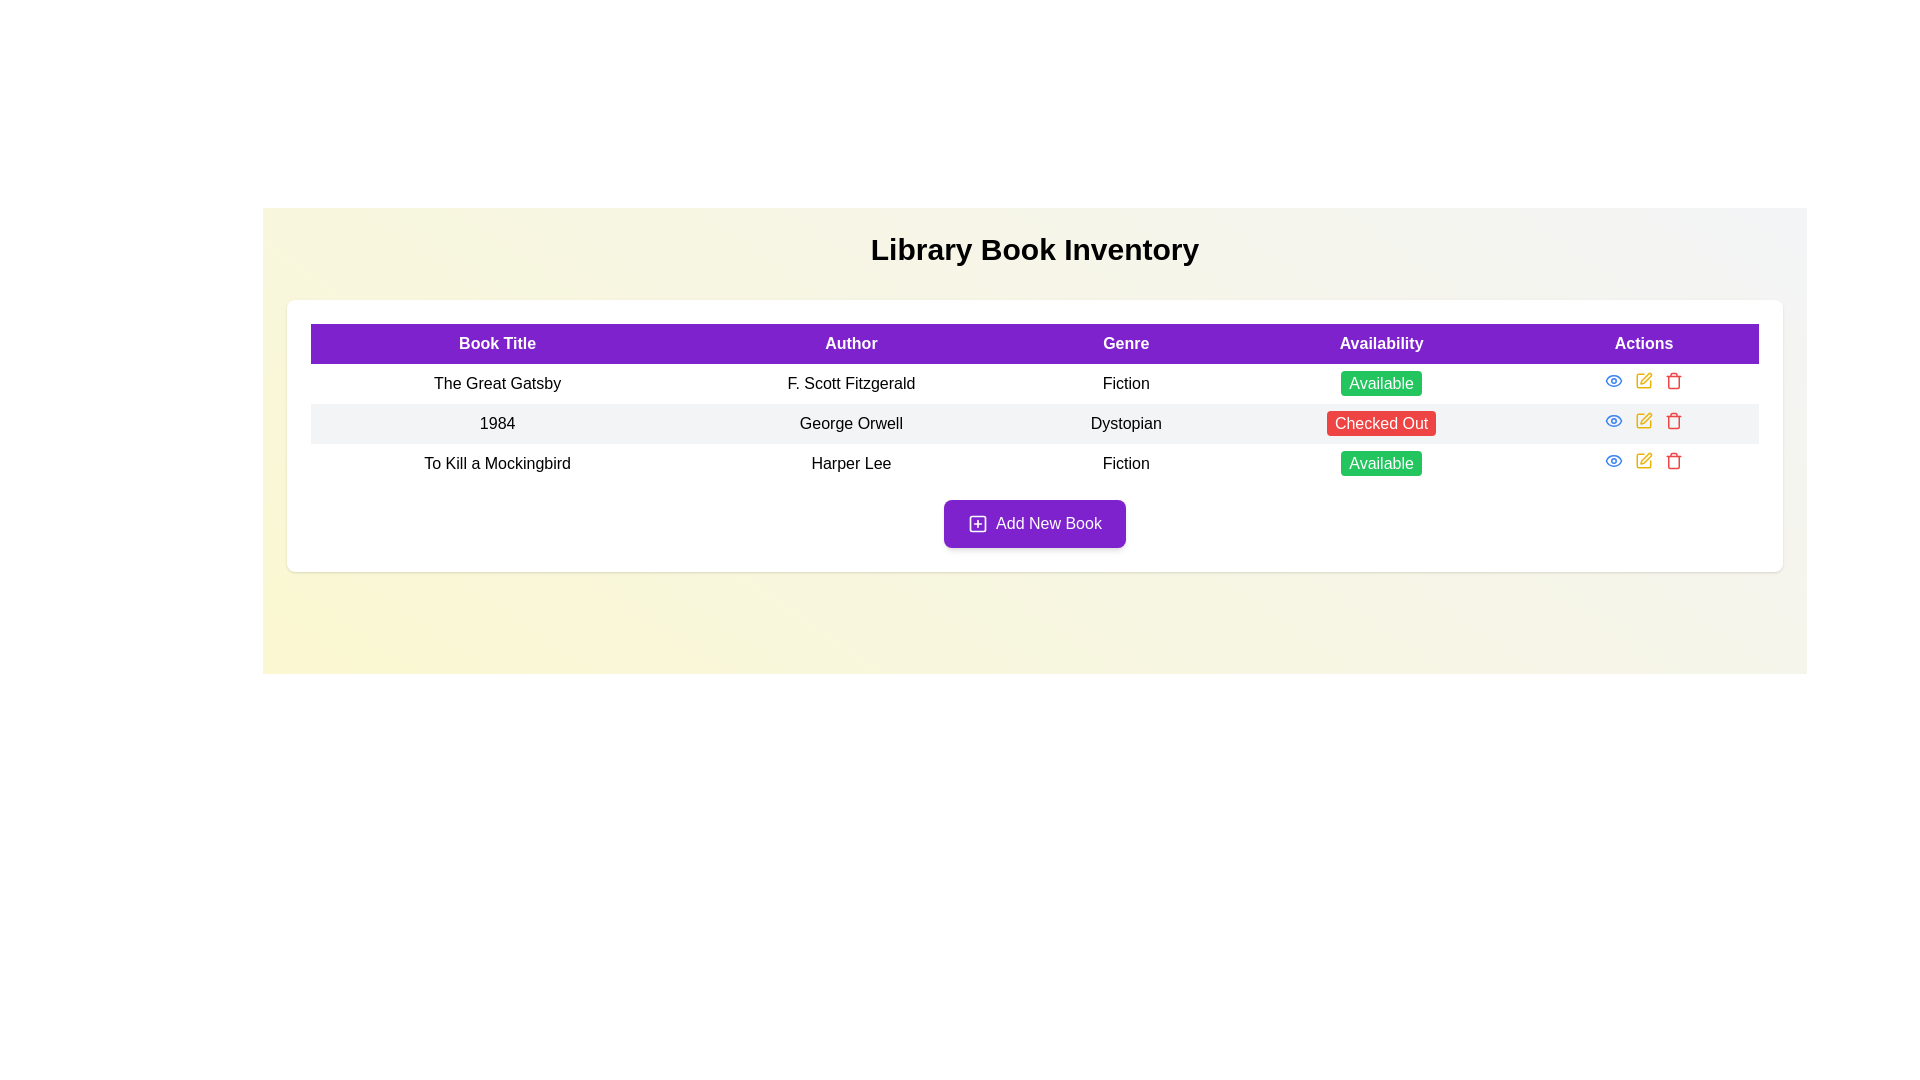  I want to click on the text label indicating the author of 'The Great Gatsby', located in the second column of the first row under the 'Author' heading, so click(851, 384).